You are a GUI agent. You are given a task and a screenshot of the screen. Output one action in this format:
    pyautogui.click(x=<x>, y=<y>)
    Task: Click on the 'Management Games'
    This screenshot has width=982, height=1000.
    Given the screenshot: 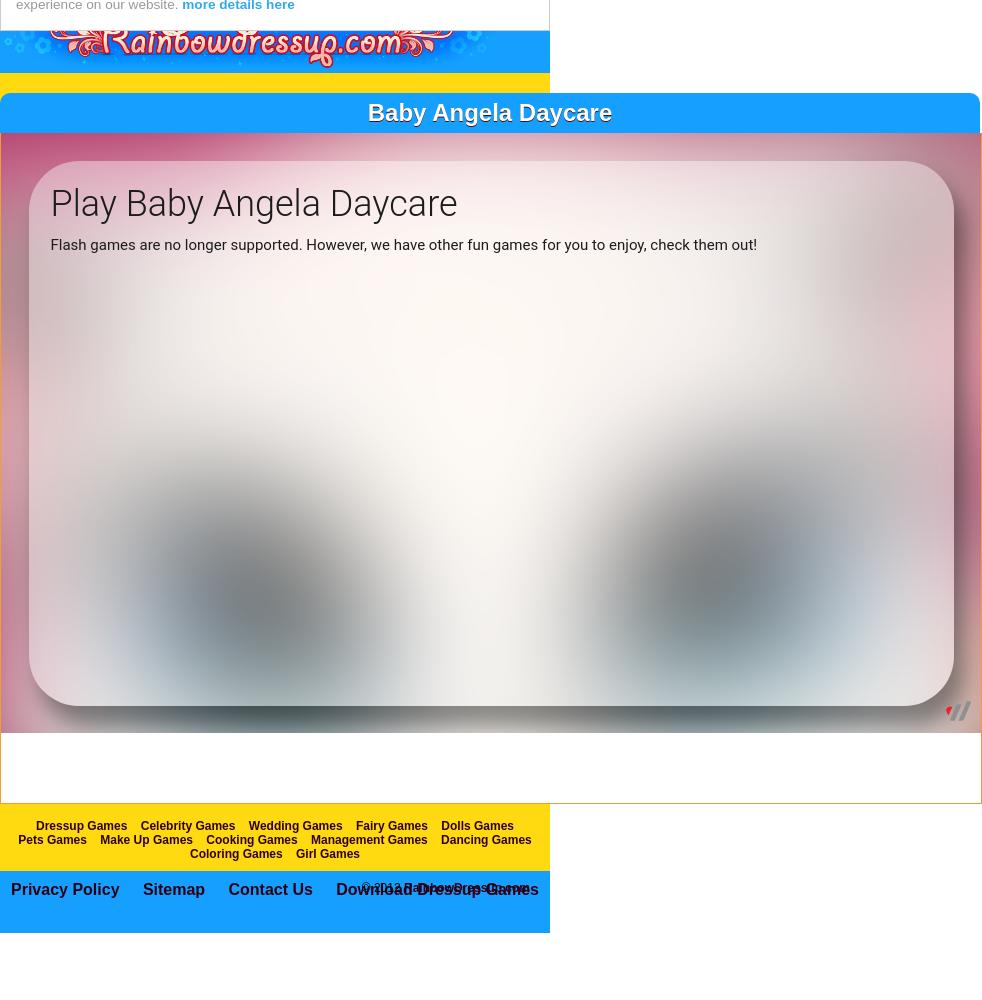 What is the action you would take?
    pyautogui.click(x=369, y=881)
    